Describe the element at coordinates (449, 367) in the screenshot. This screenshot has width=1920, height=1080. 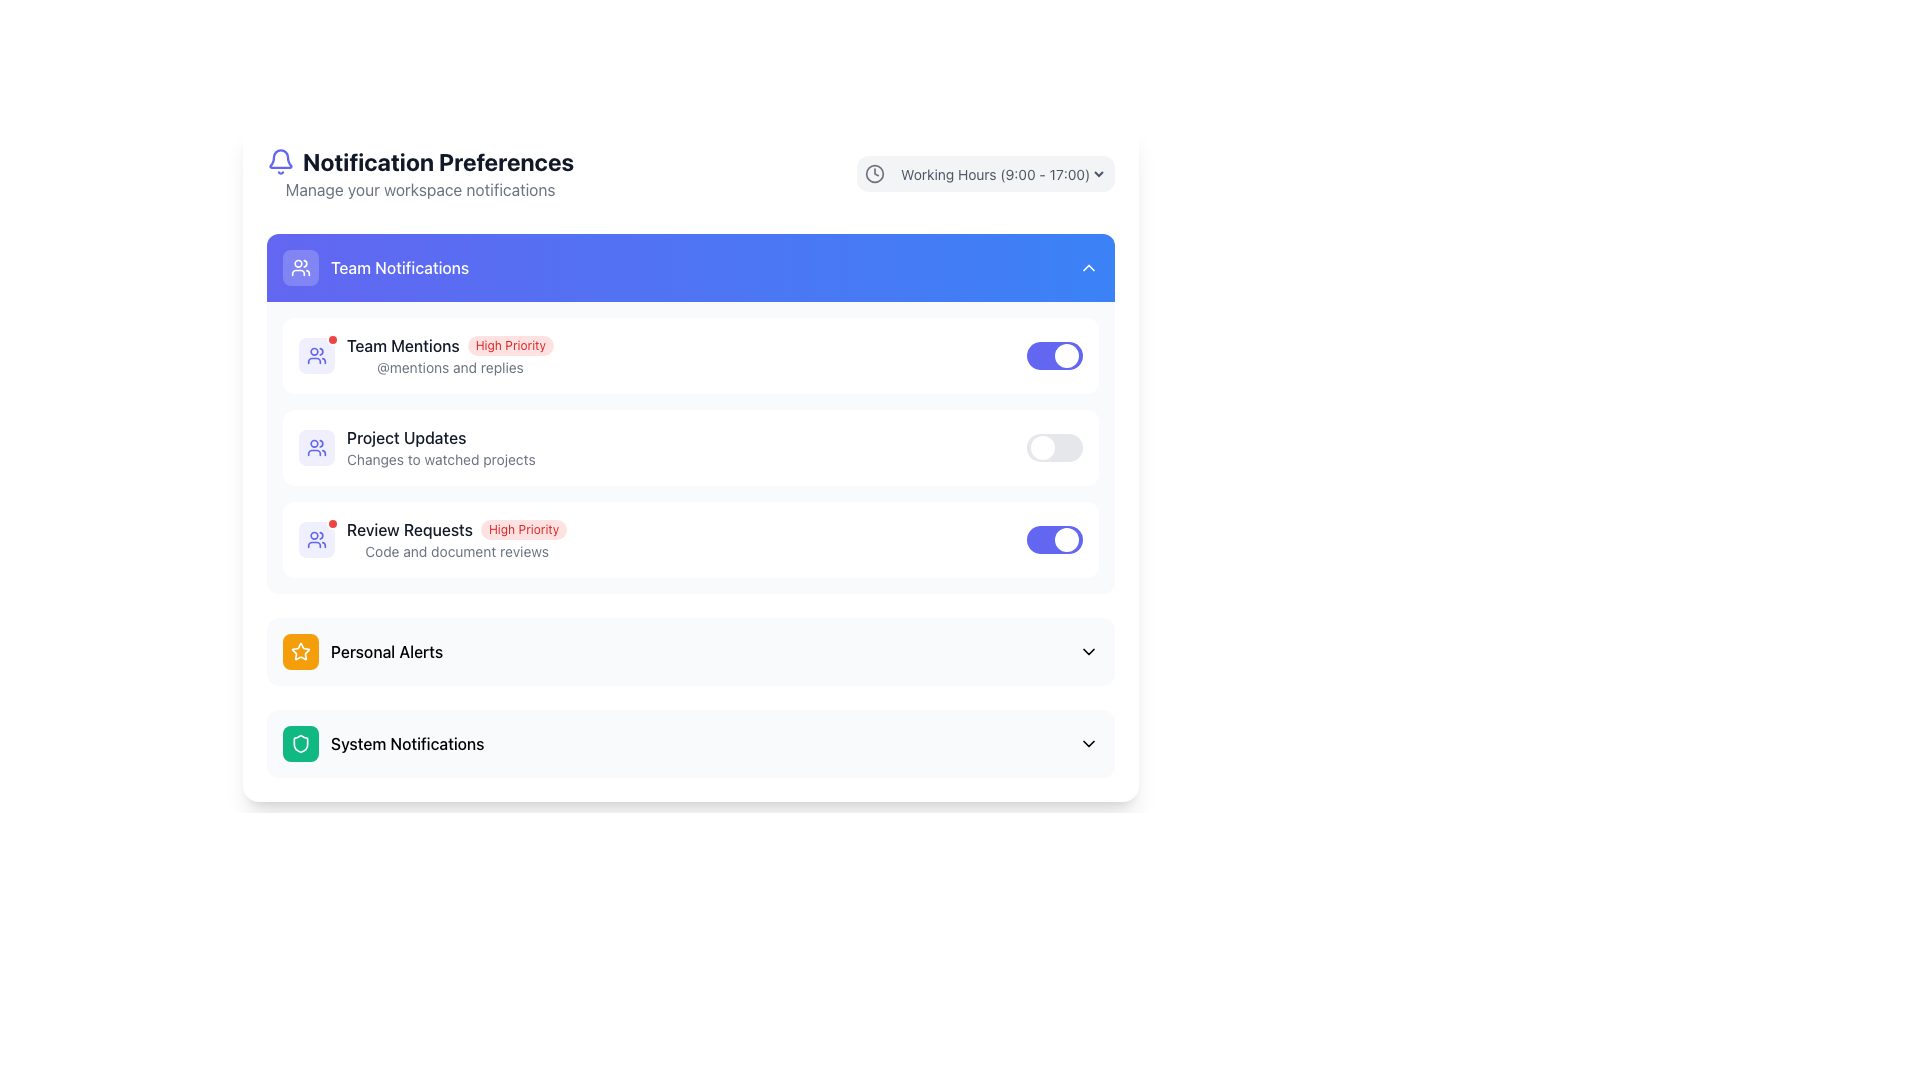
I see `the descriptive text label located below the 'Team Mentions High Priority' heading in the 'Team Notifications' section` at that location.